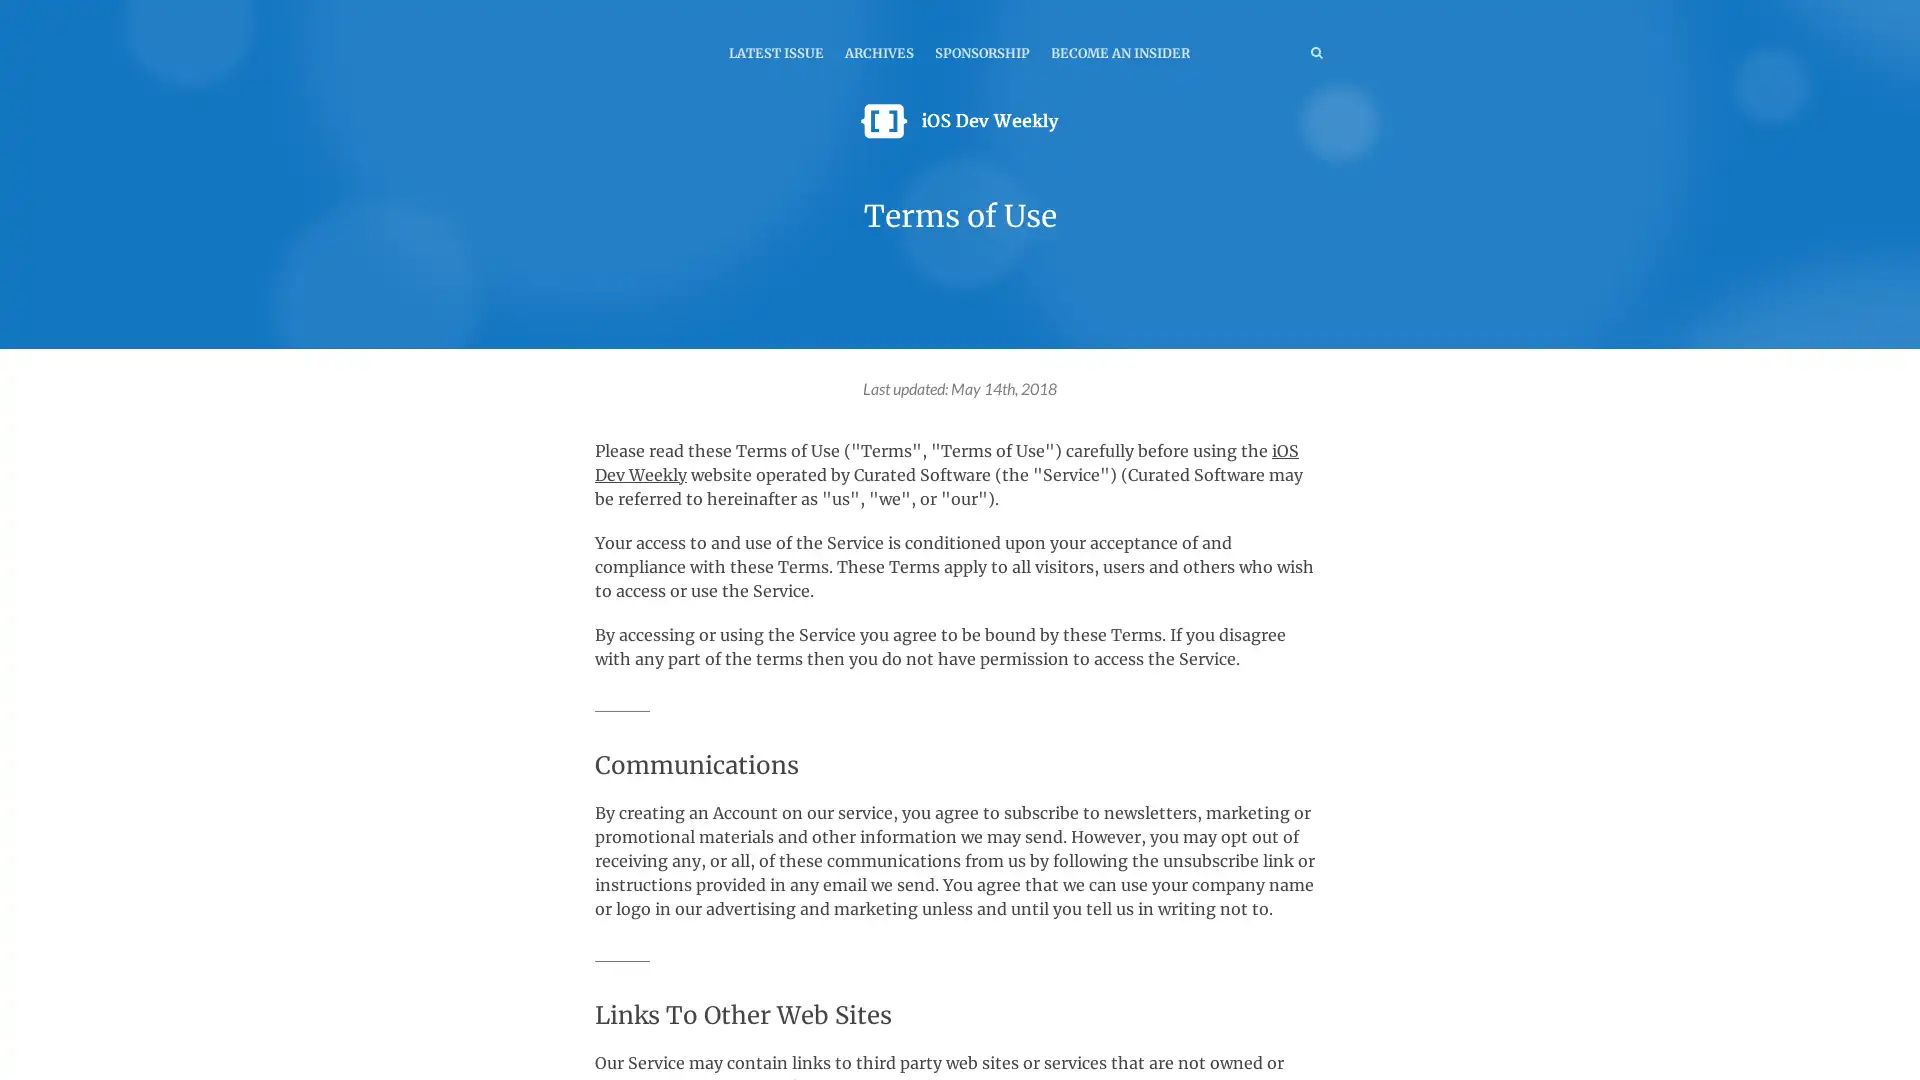 This screenshot has width=1920, height=1080. Describe the element at coordinates (598, 14) in the screenshot. I see `TOGGLE MENU` at that location.